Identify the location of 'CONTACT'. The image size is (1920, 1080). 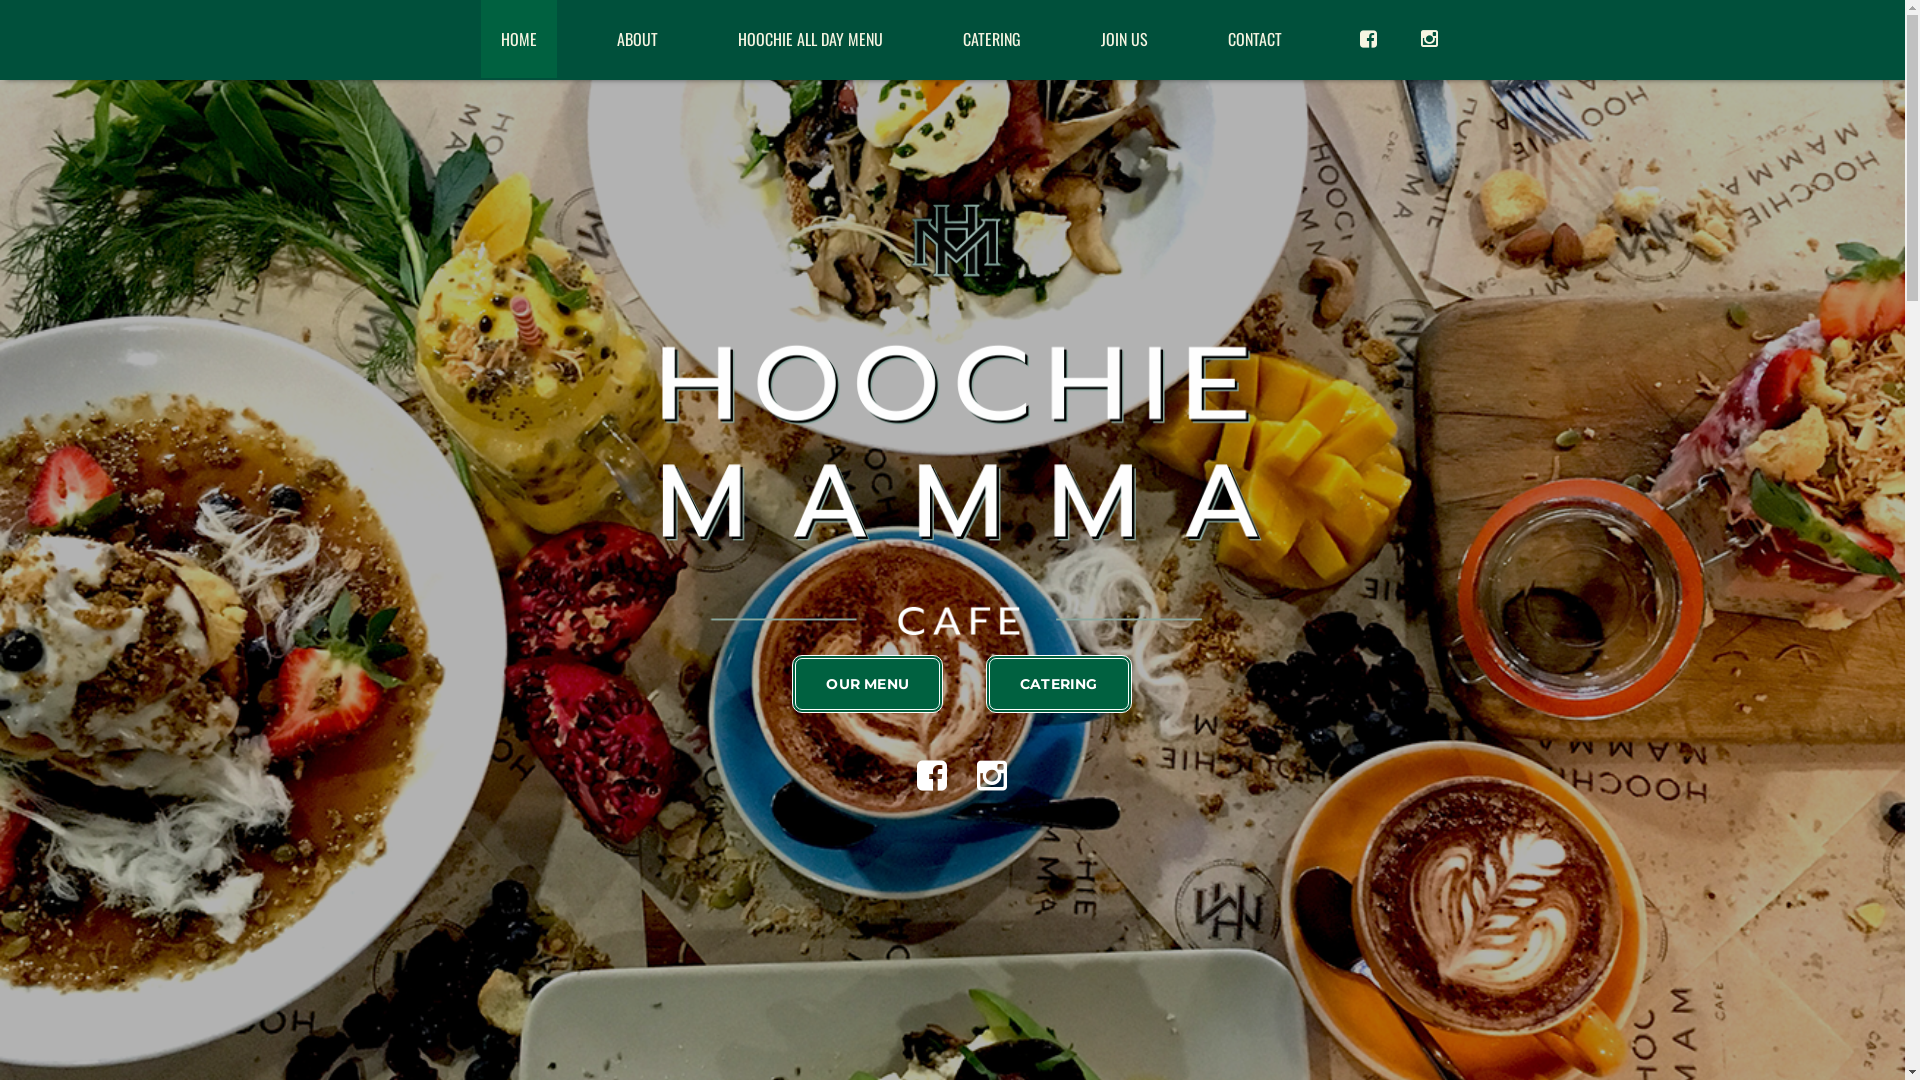
(1253, 38).